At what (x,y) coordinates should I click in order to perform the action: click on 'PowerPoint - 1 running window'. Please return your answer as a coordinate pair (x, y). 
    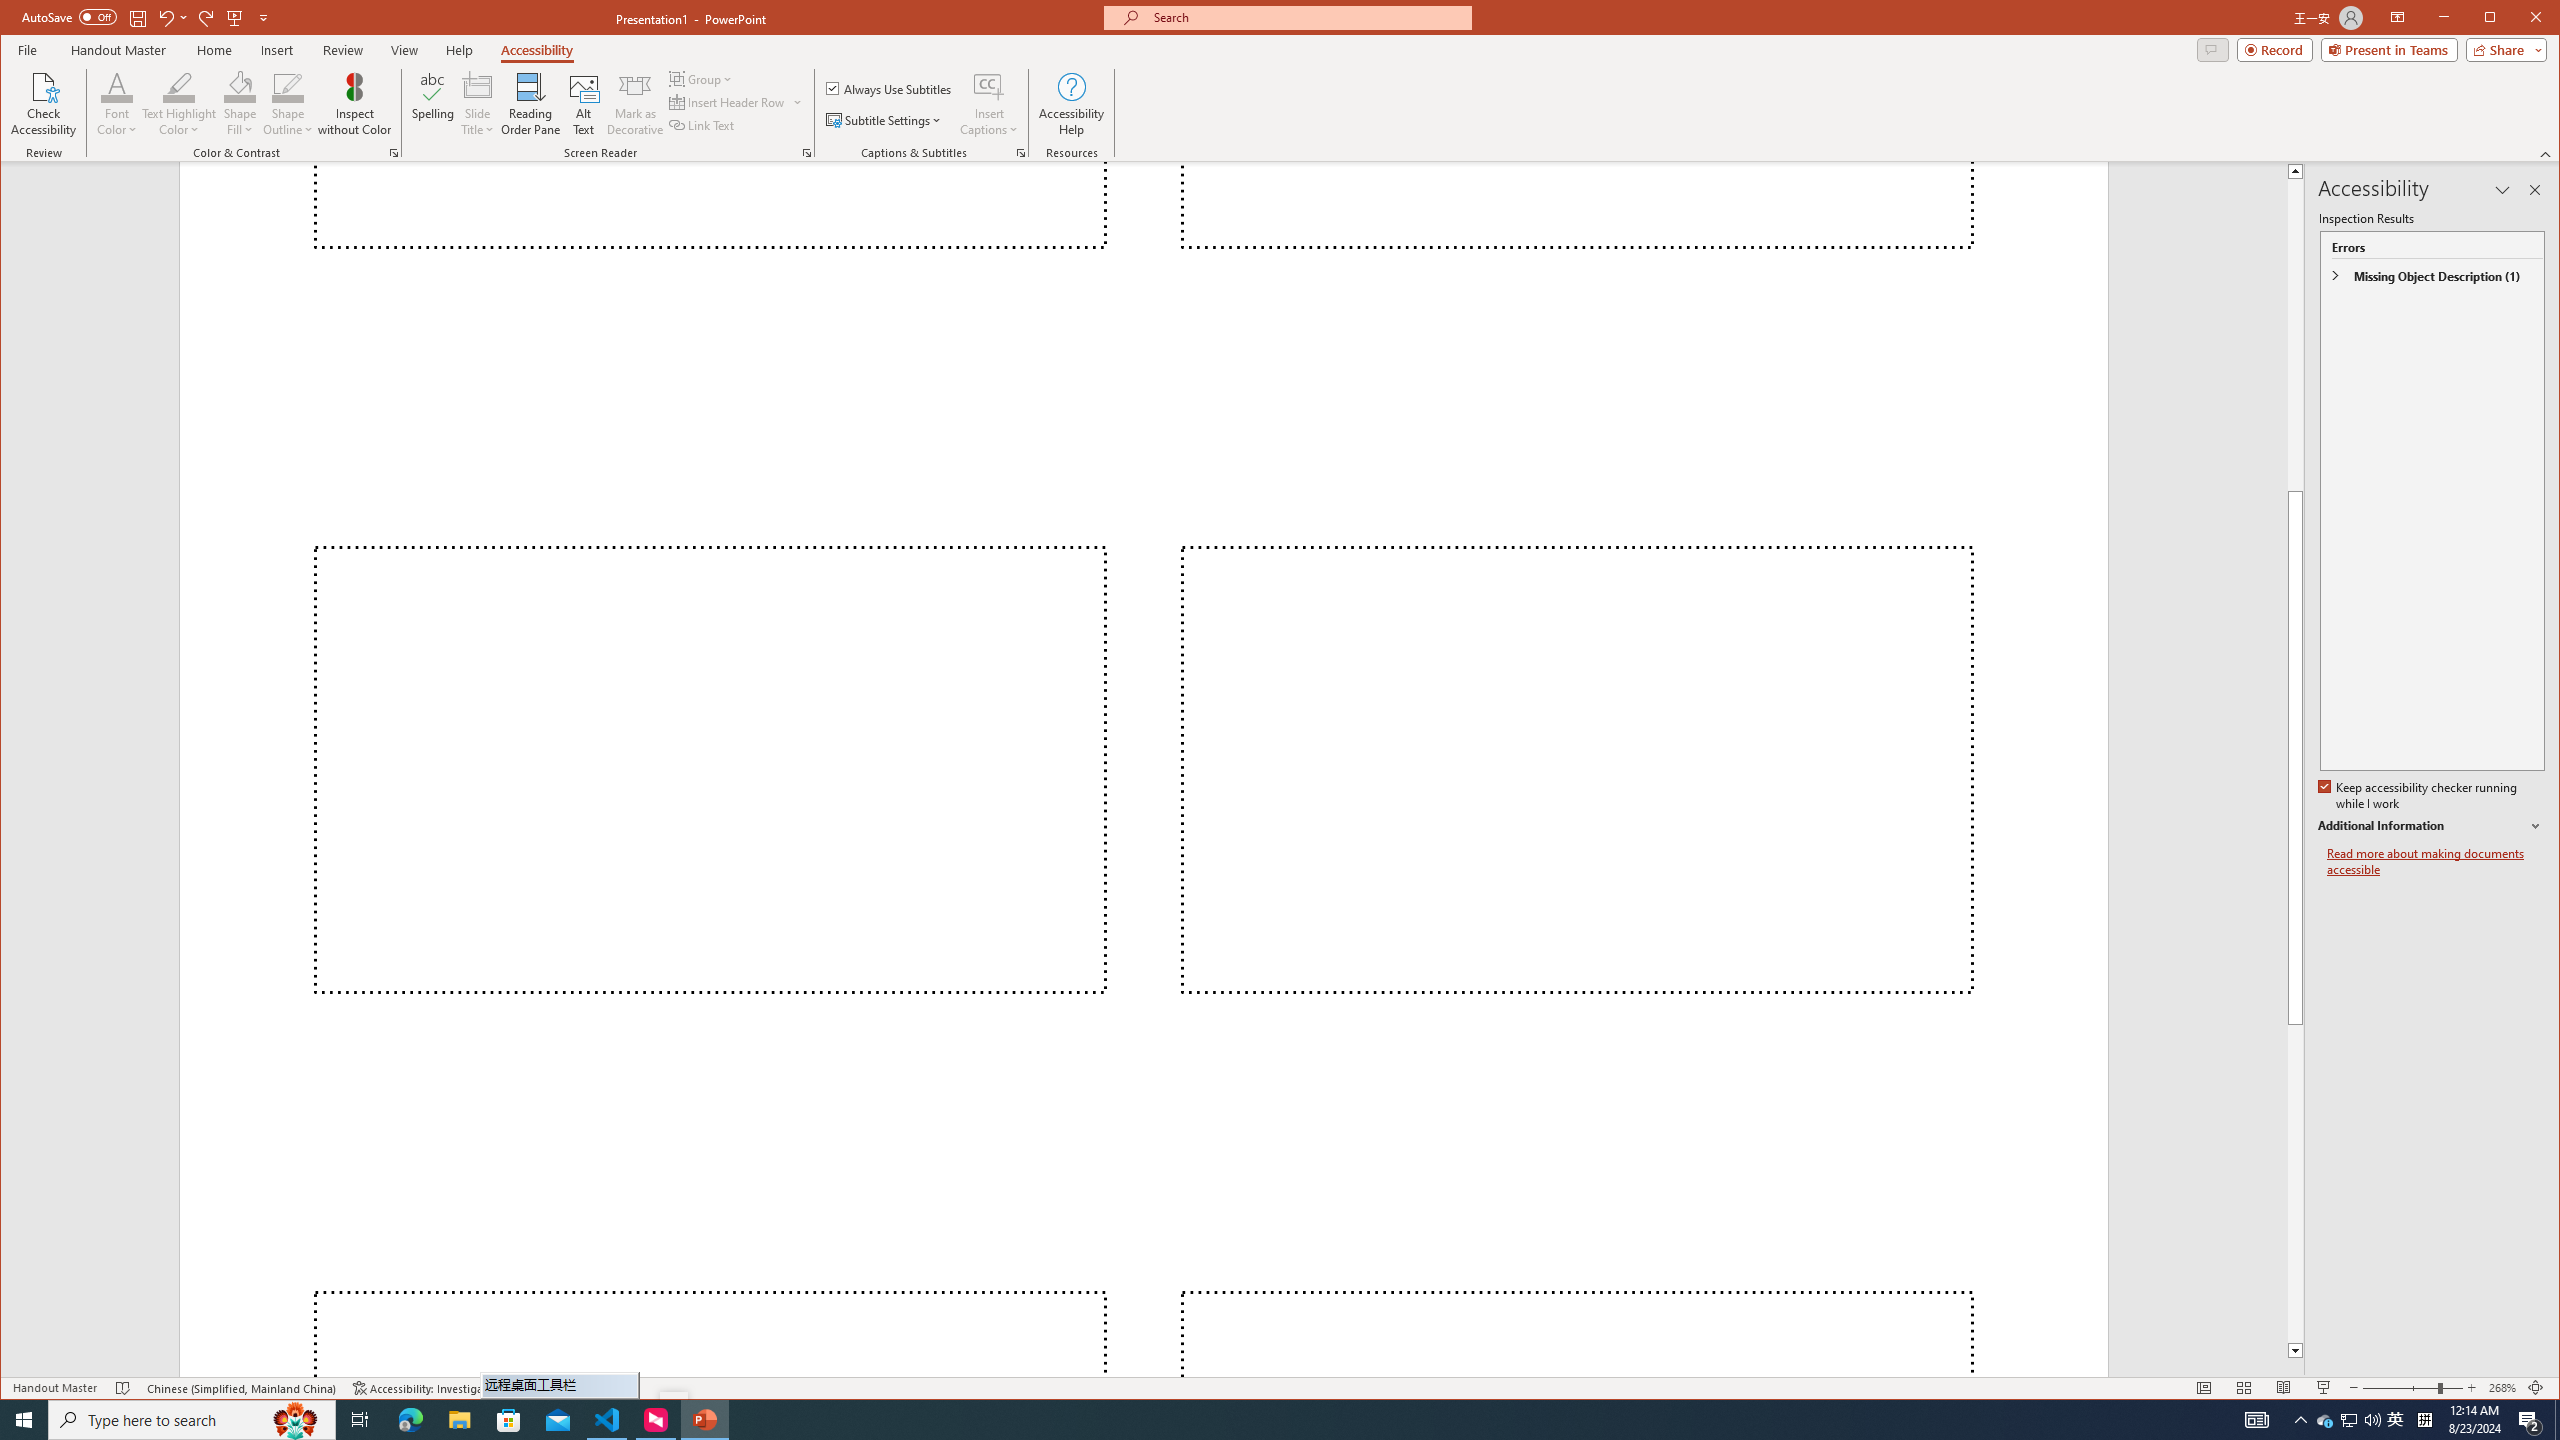
    Looking at the image, I should click on (705, 1418).